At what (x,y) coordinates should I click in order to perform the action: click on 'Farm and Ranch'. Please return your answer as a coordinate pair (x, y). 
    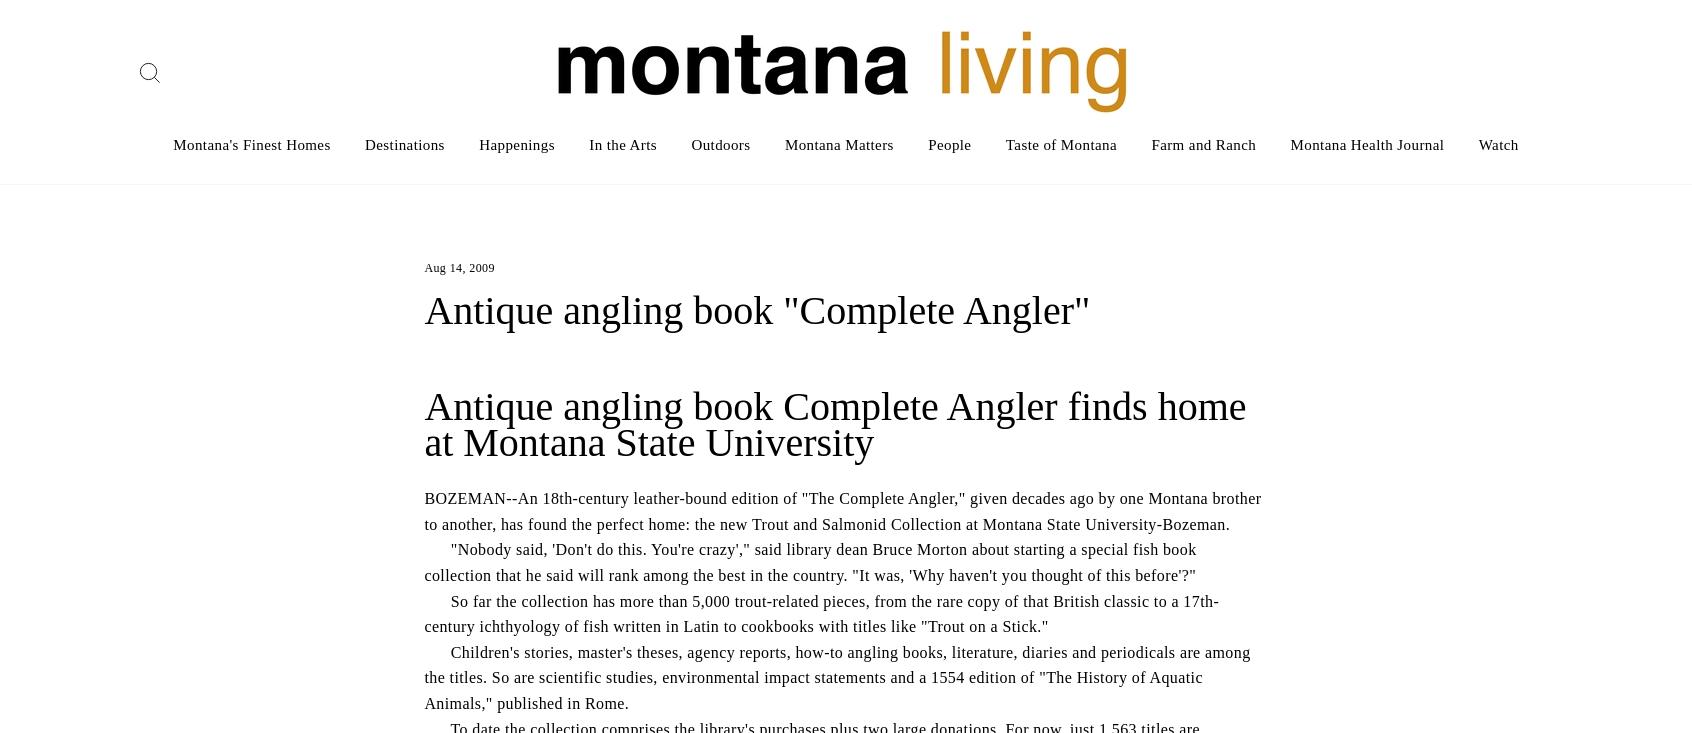
    Looking at the image, I should click on (1150, 144).